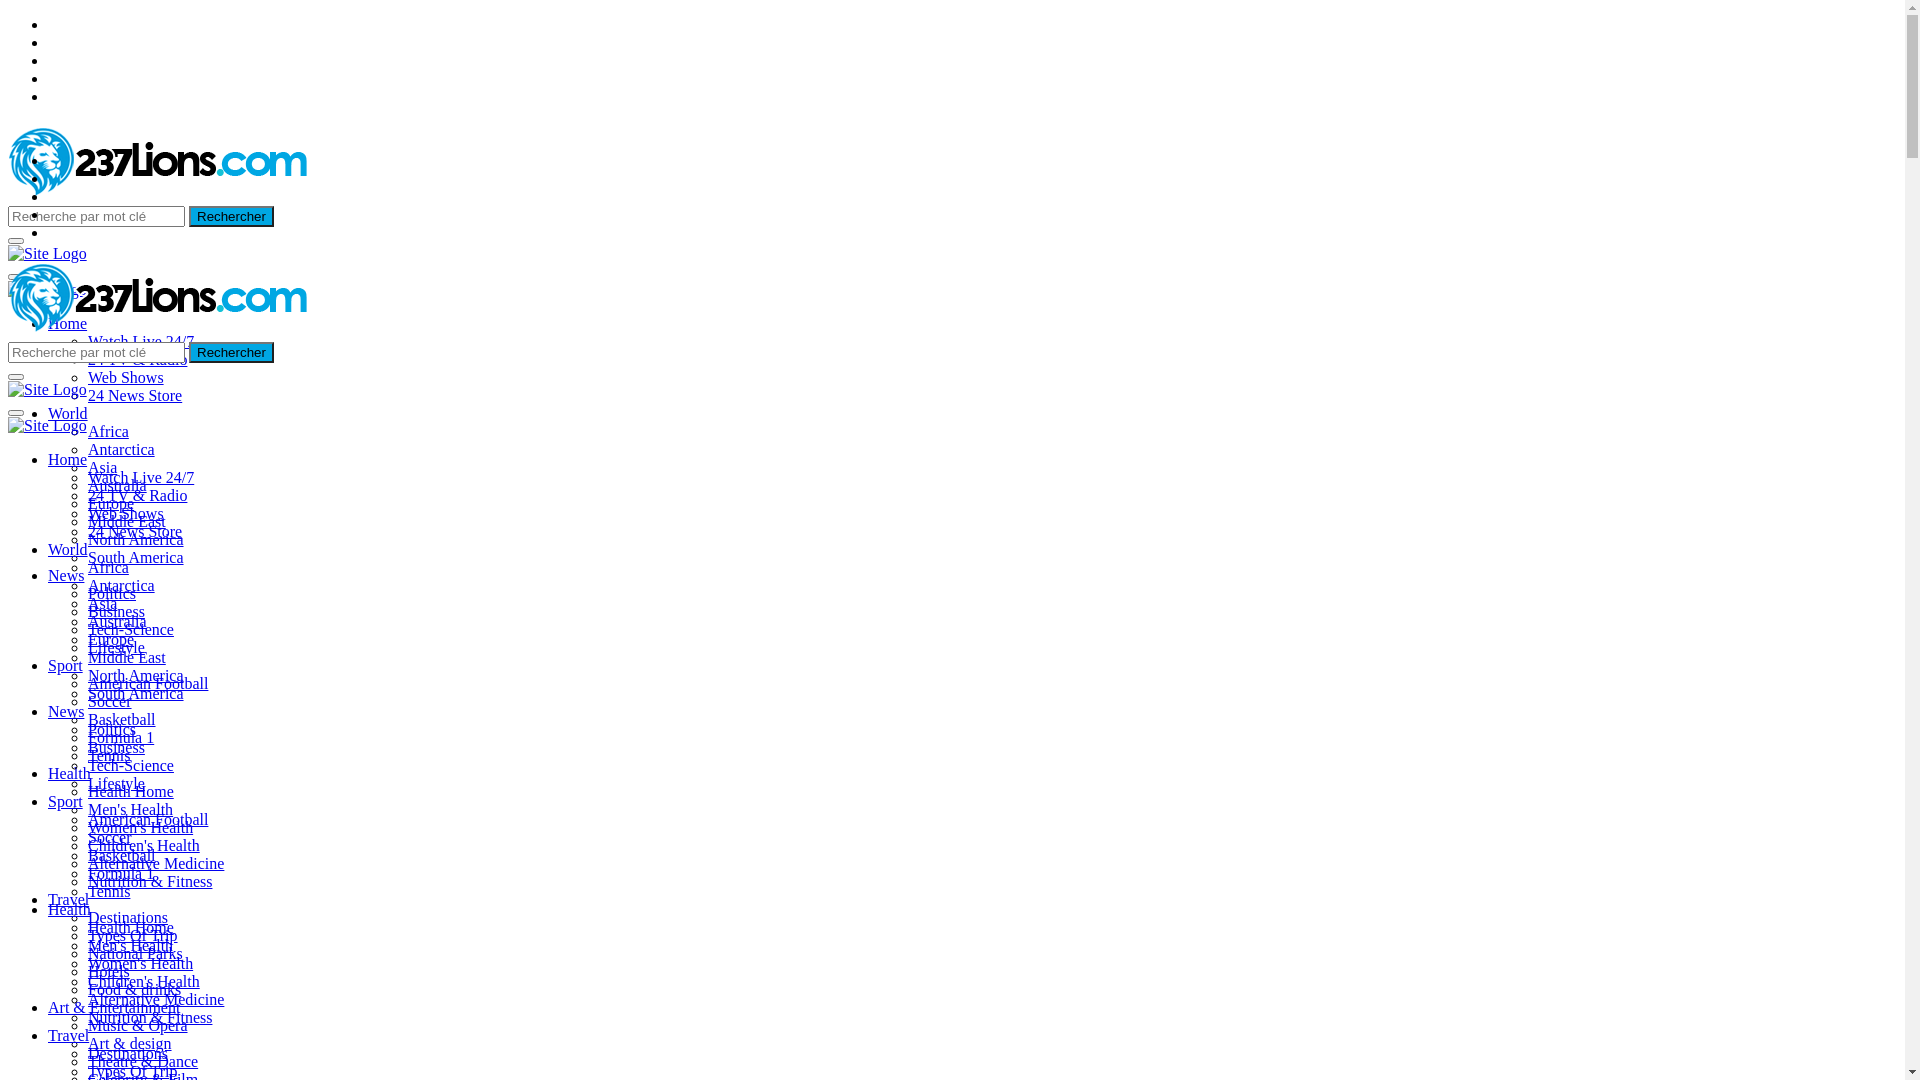  What do you see at coordinates (147, 682) in the screenshot?
I see `'American Football'` at bounding box center [147, 682].